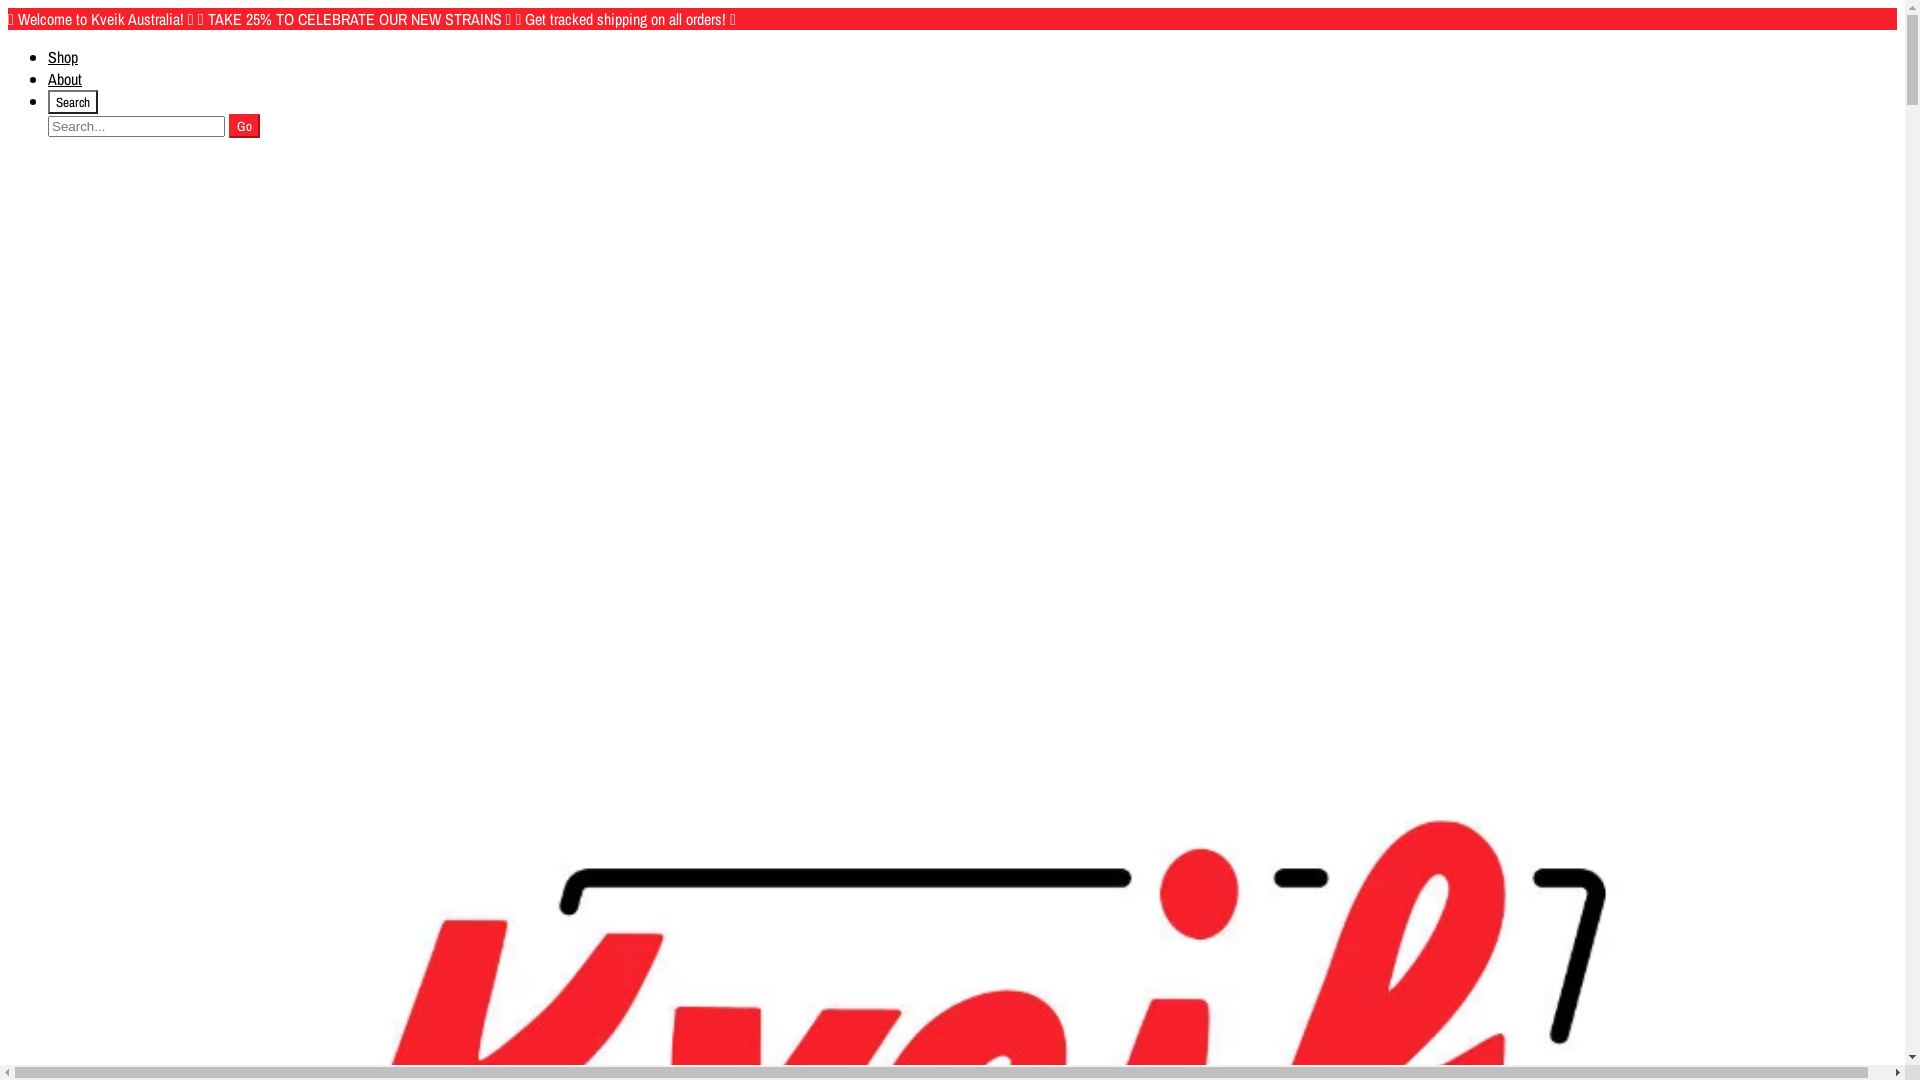  I want to click on 'Go', so click(229, 126).